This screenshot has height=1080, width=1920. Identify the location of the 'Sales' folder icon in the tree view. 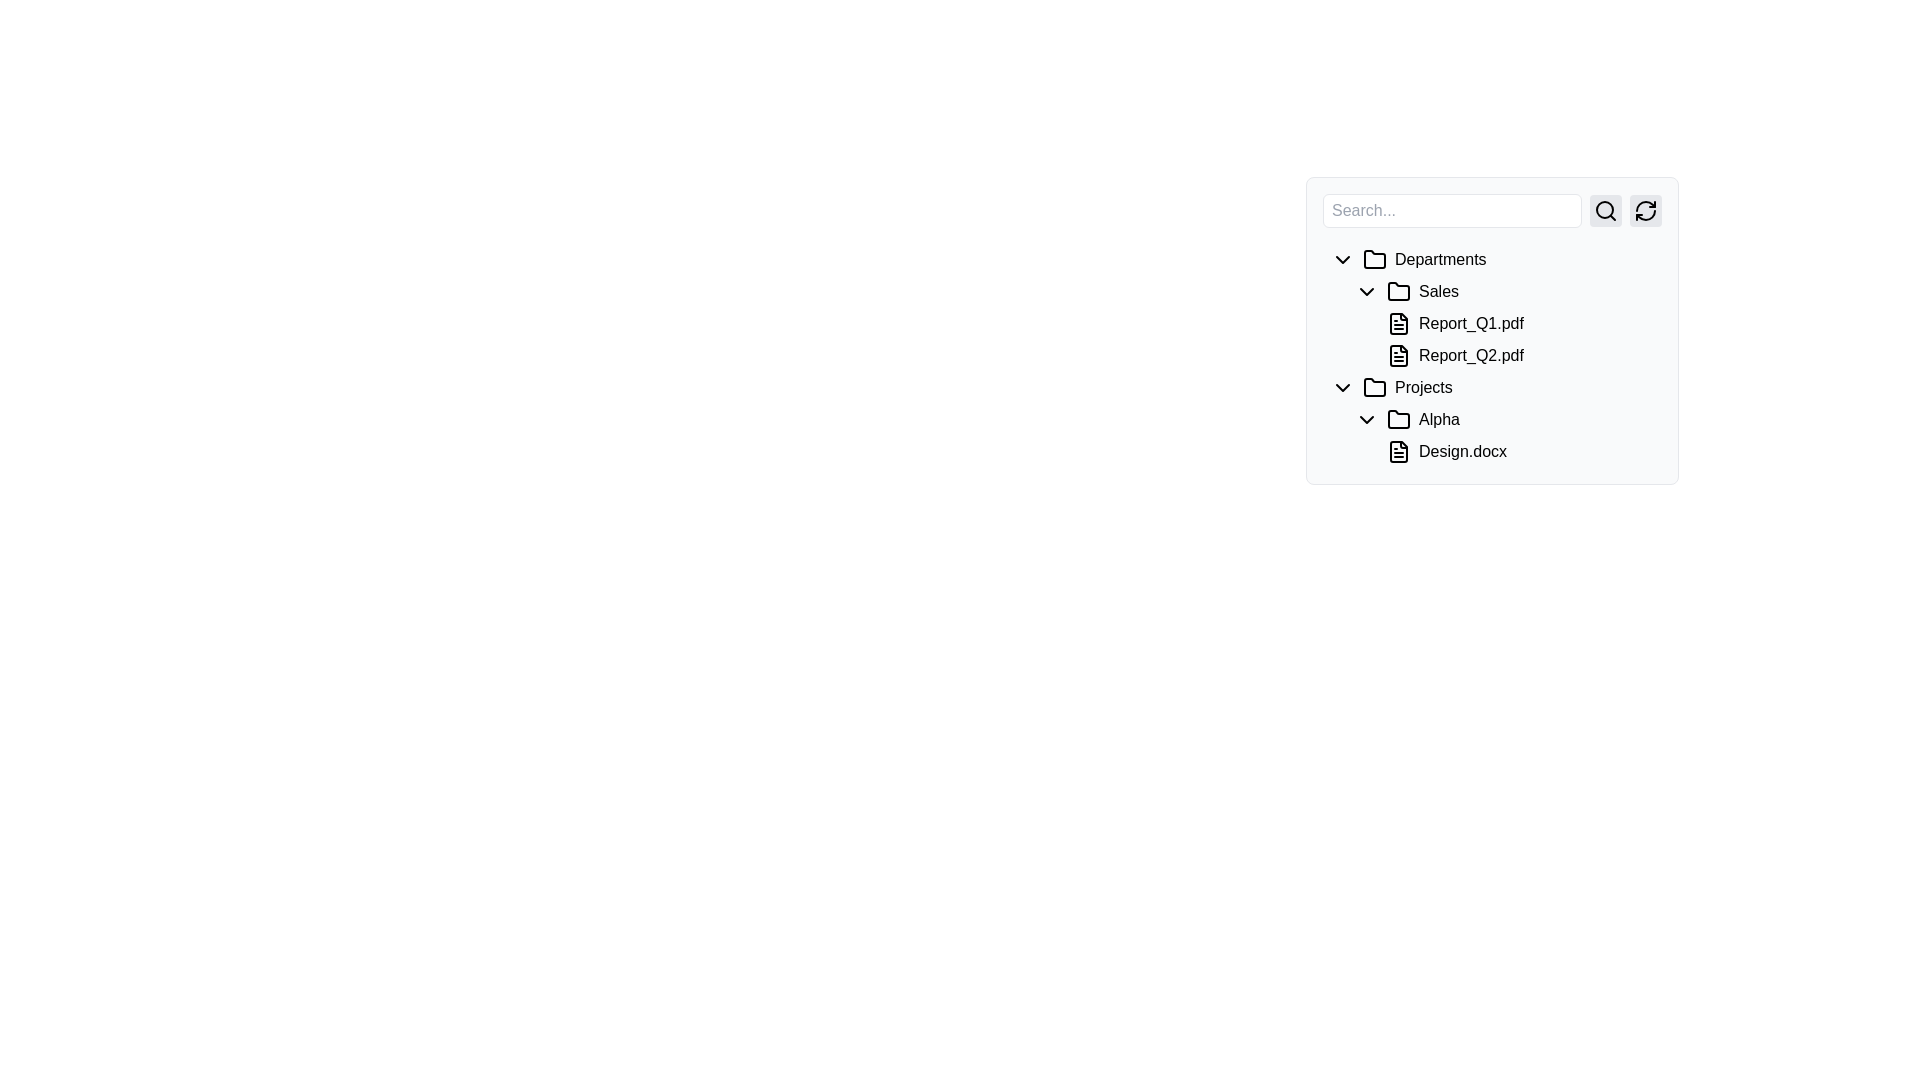
(1397, 290).